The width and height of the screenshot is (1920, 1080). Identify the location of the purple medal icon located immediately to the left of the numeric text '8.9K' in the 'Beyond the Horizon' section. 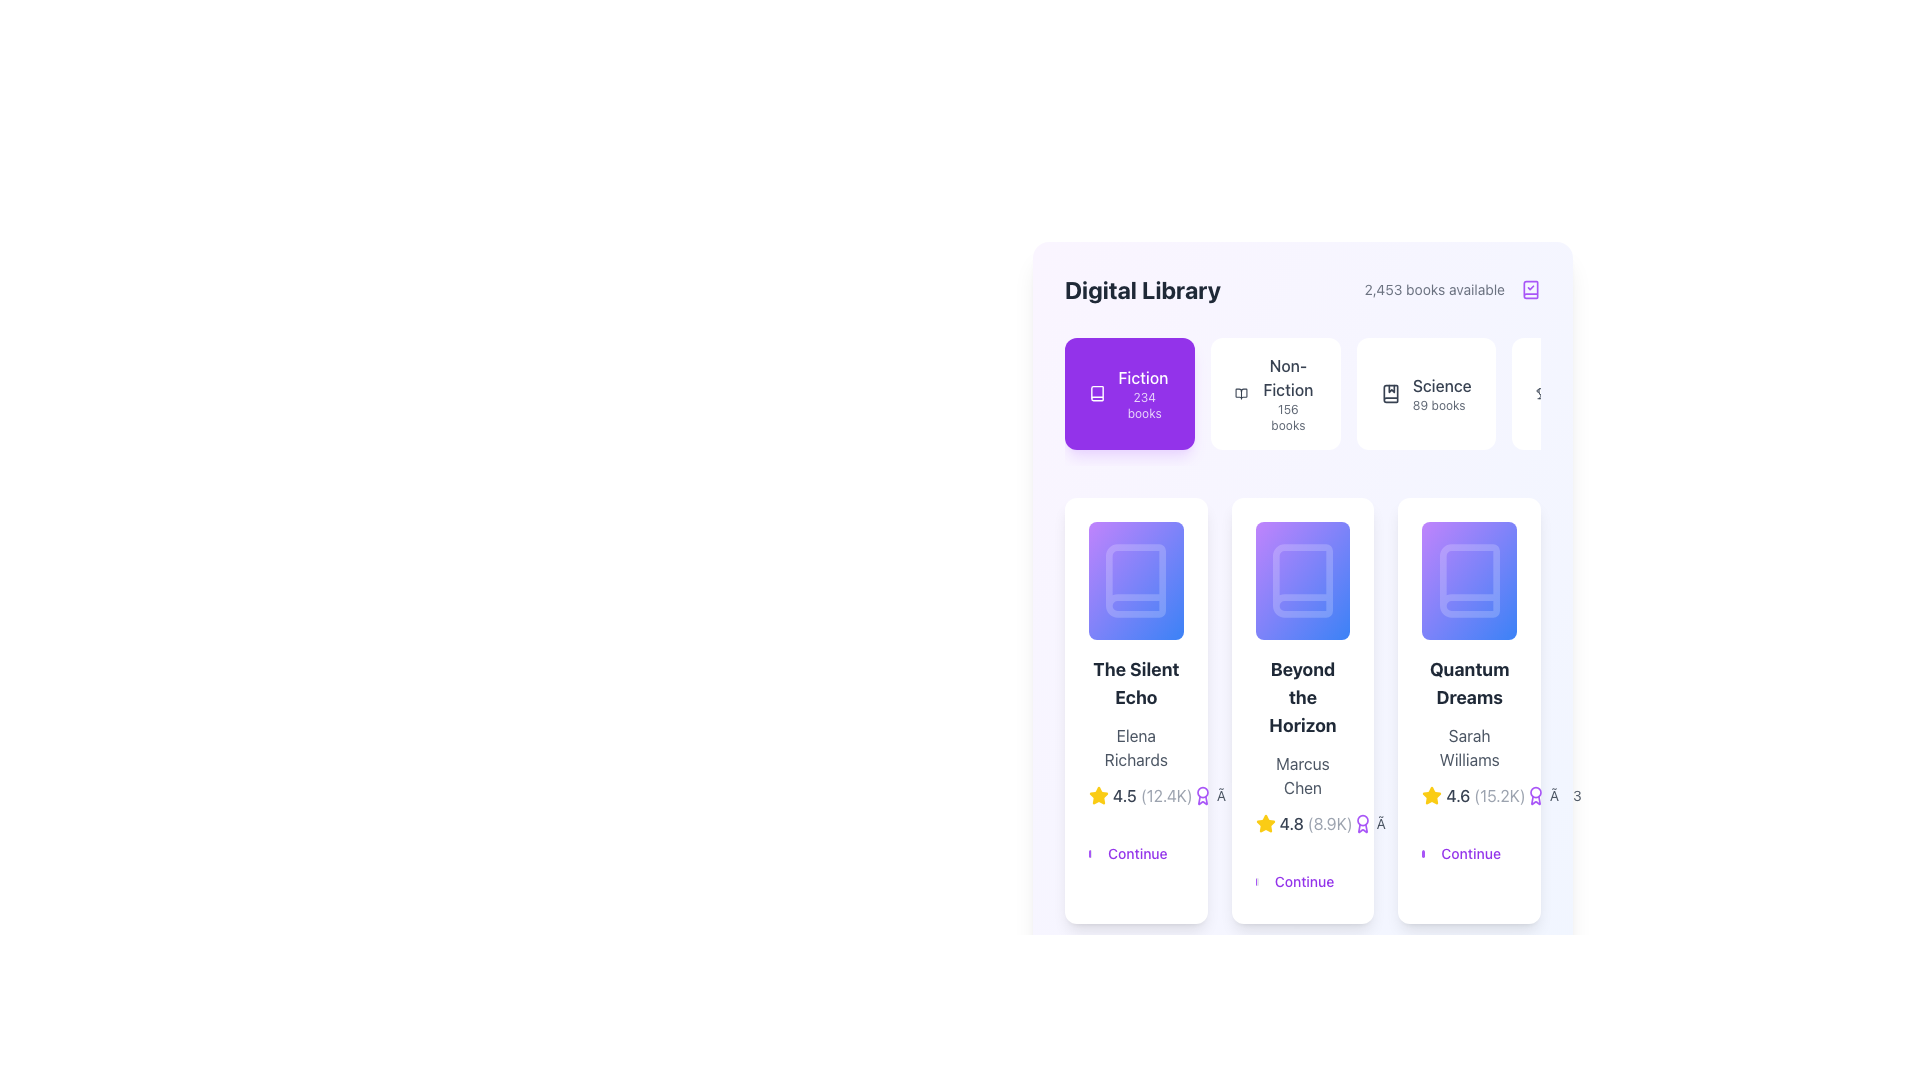
(1361, 824).